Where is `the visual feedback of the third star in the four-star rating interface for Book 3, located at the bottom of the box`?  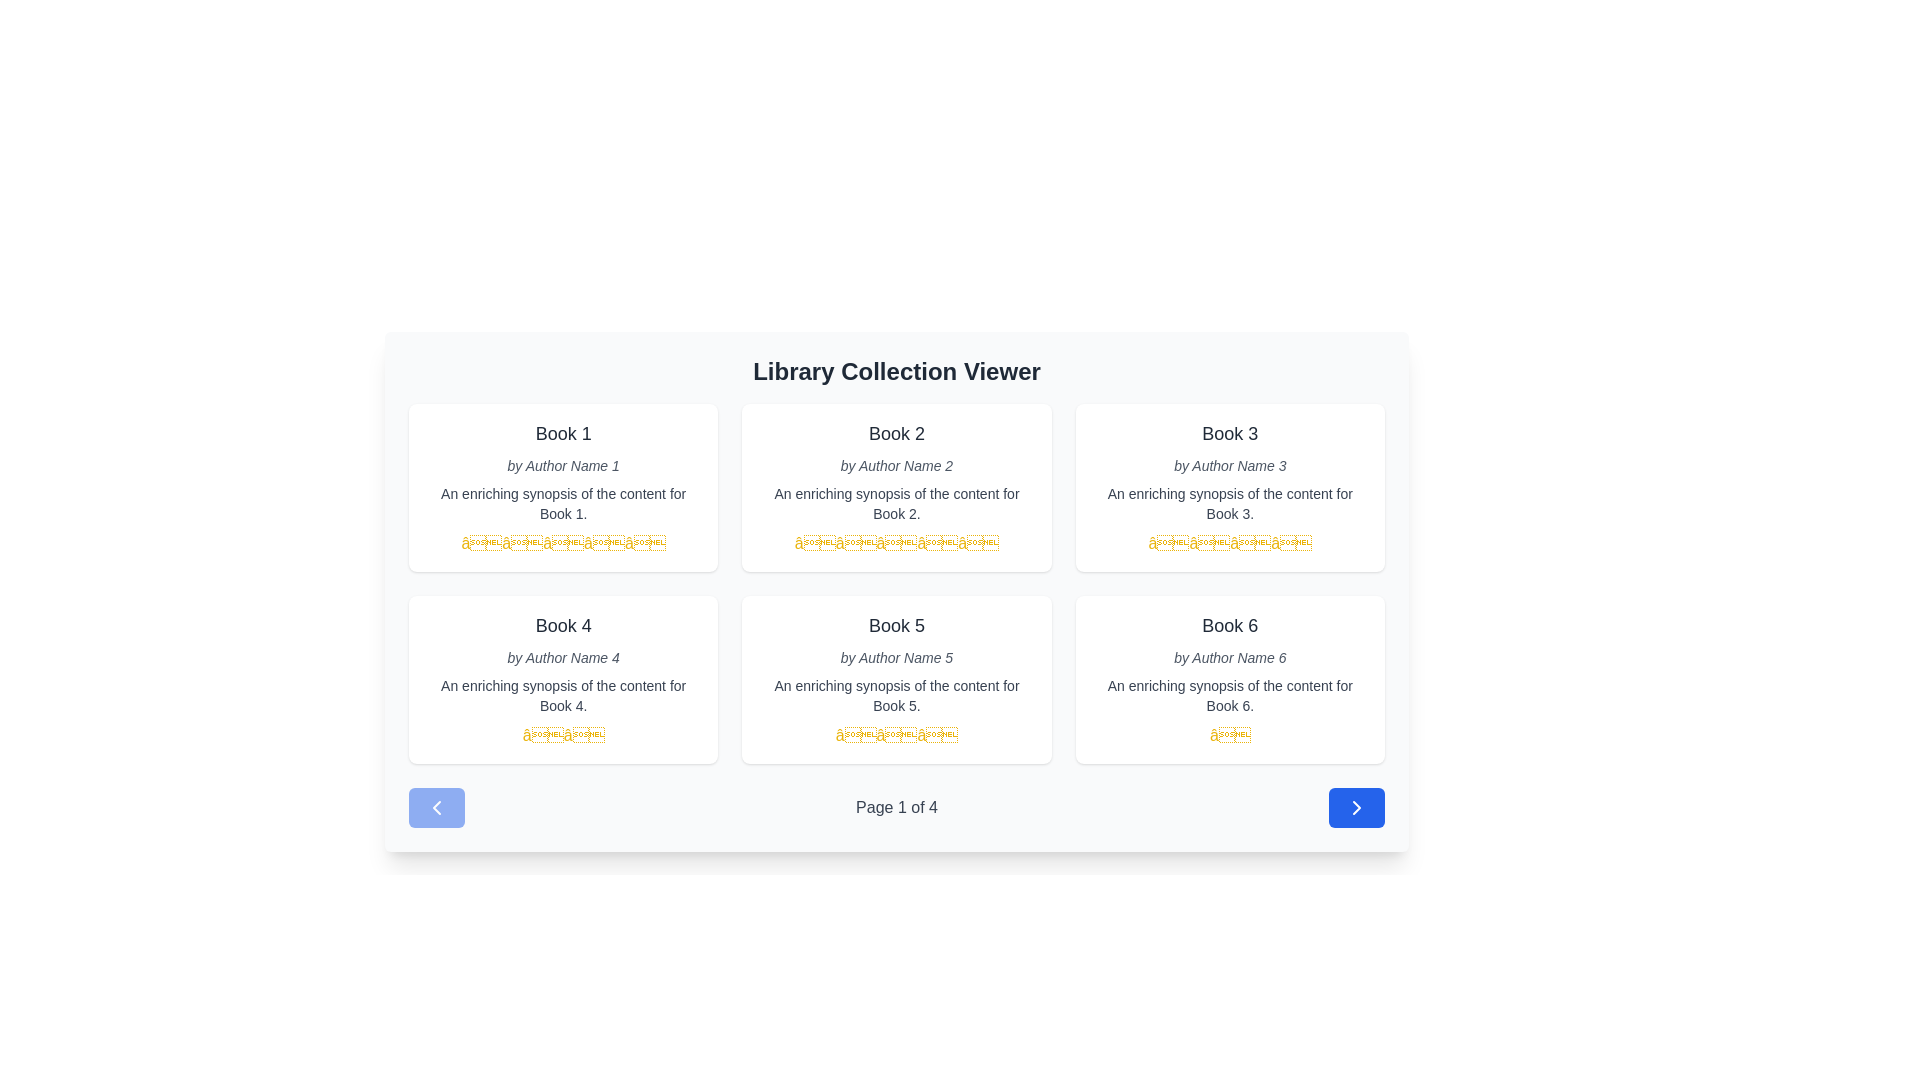
the visual feedback of the third star in the four-star rating interface for Book 3, located at the bottom of the box is located at coordinates (1168, 543).